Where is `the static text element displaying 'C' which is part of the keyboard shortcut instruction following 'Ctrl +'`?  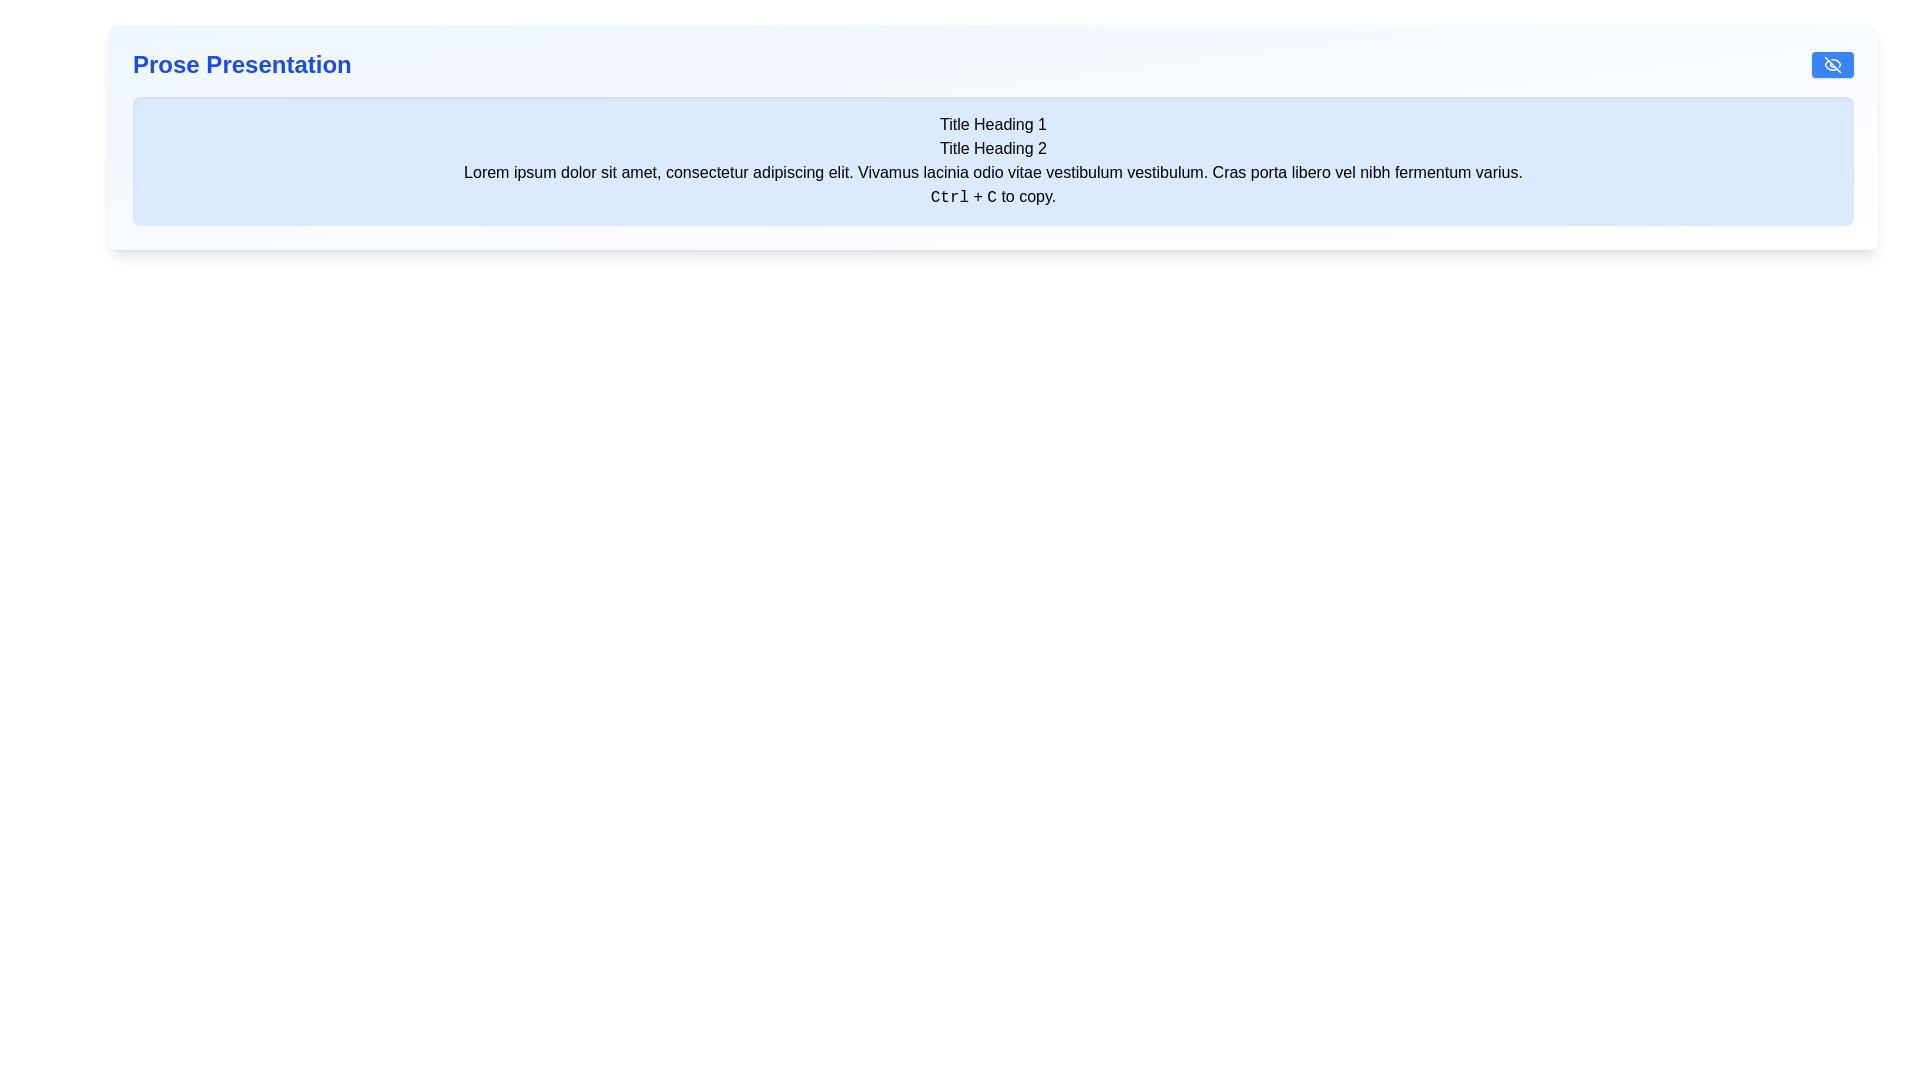
the static text element displaying 'C' which is part of the keyboard shortcut instruction following 'Ctrl +' is located at coordinates (992, 197).